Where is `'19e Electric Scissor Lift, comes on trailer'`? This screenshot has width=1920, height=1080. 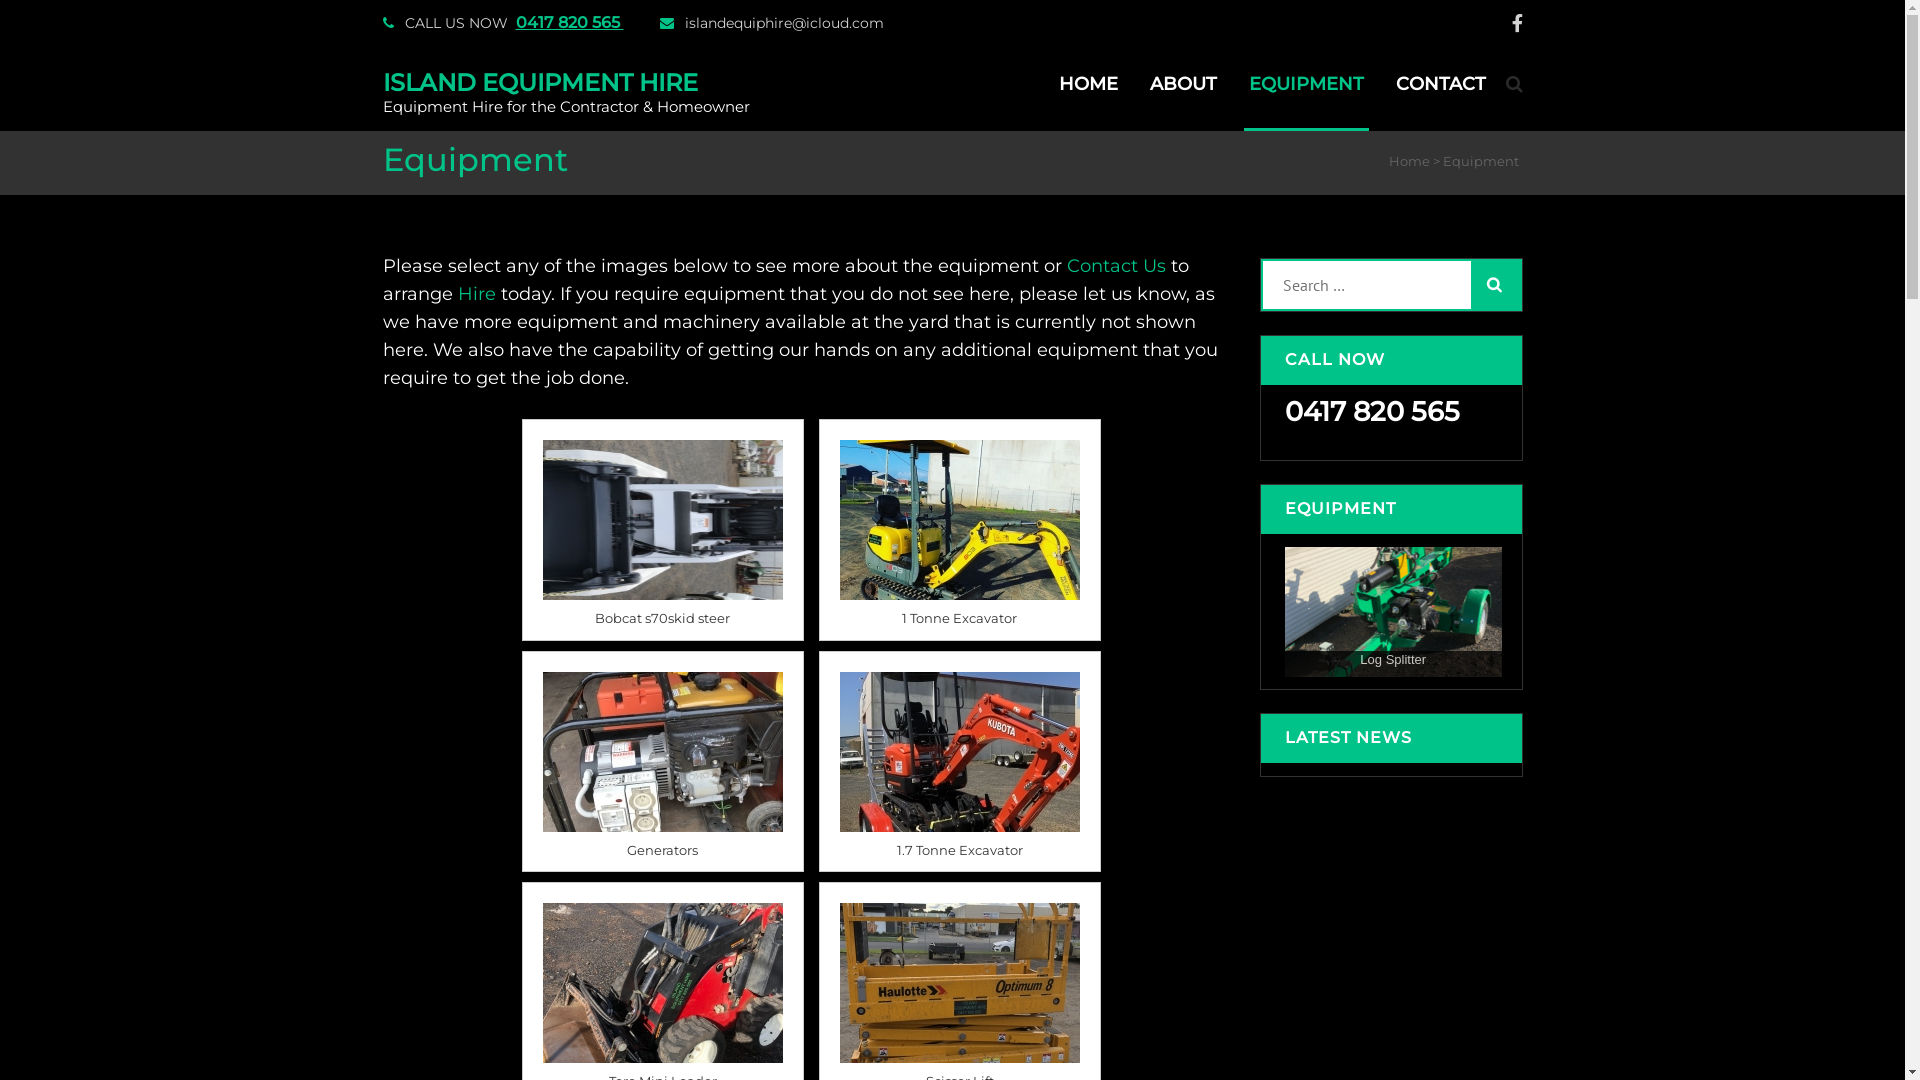 '19e Electric Scissor Lift, comes on trailer' is located at coordinates (960, 982).